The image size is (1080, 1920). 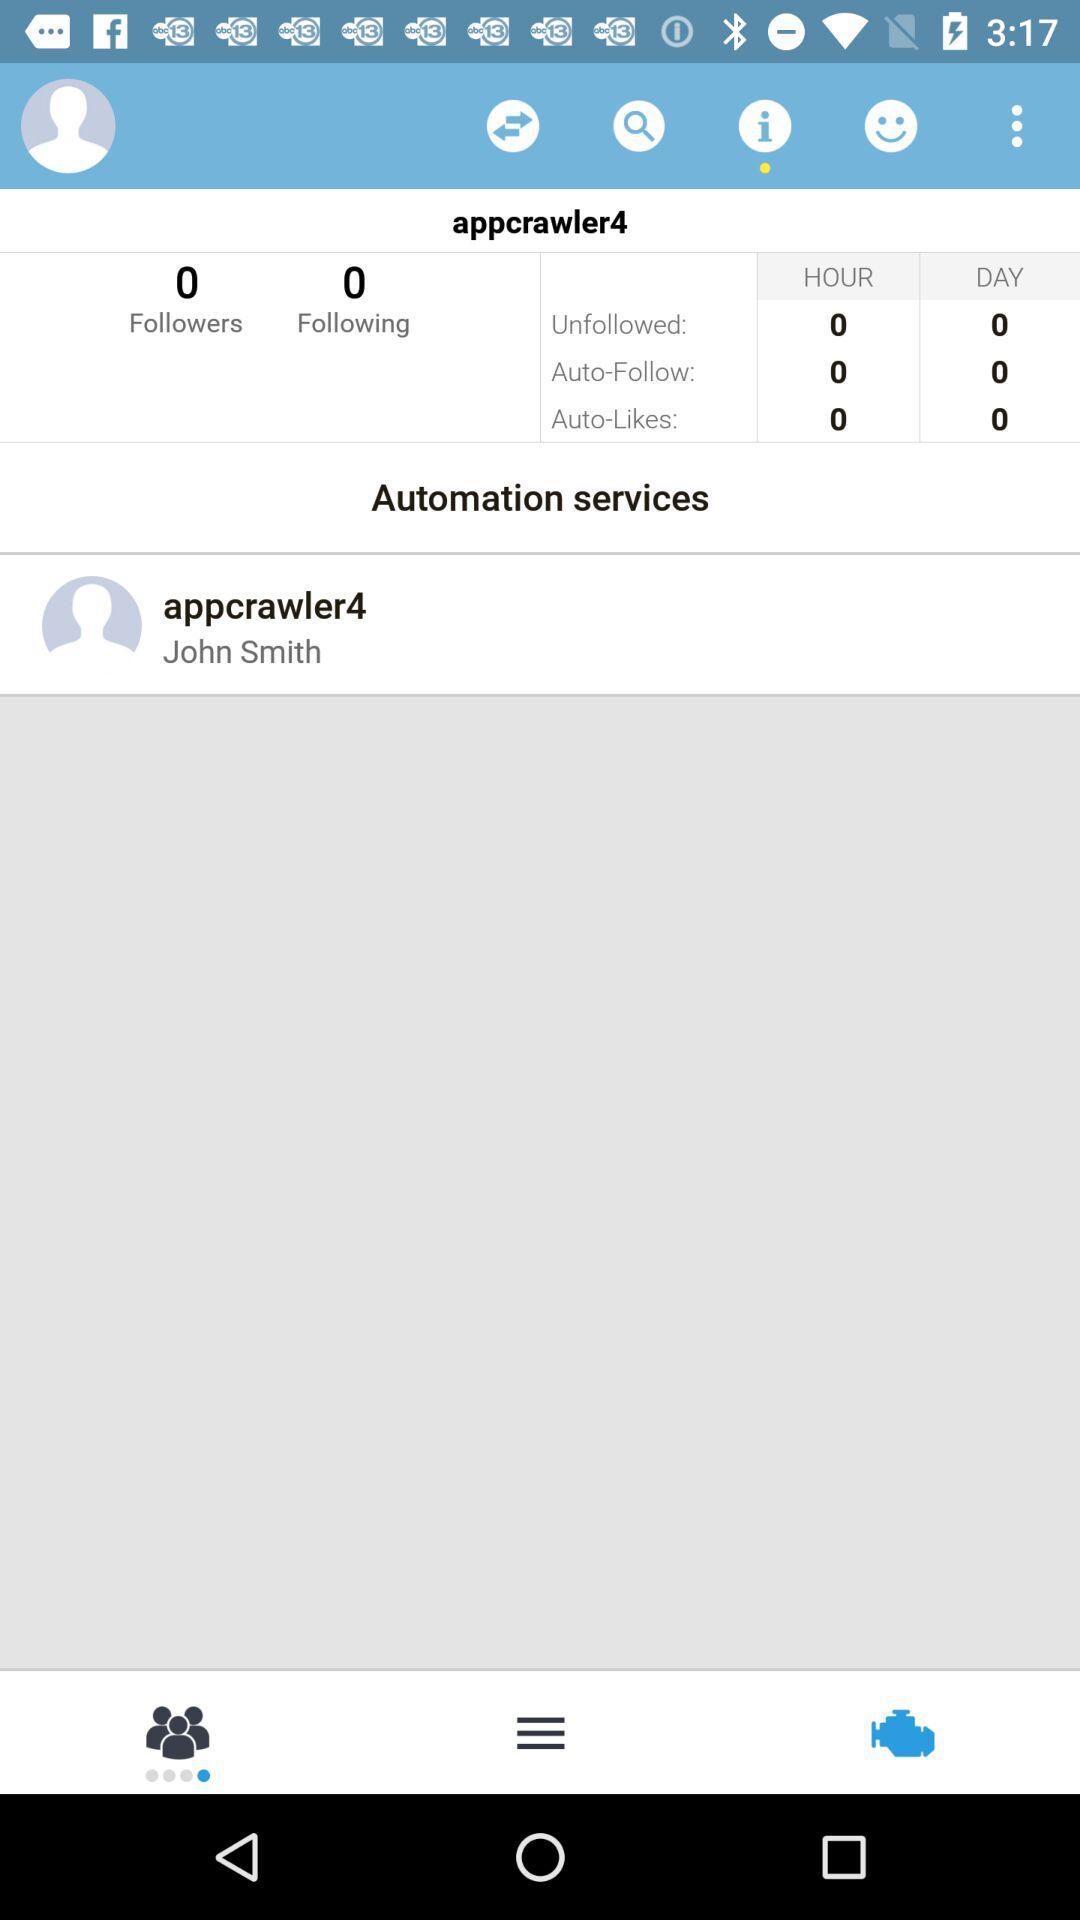 What do you see at coordinates (67, 124) in the screenshot?
I see `own profile` at bounding box center [67, 124].